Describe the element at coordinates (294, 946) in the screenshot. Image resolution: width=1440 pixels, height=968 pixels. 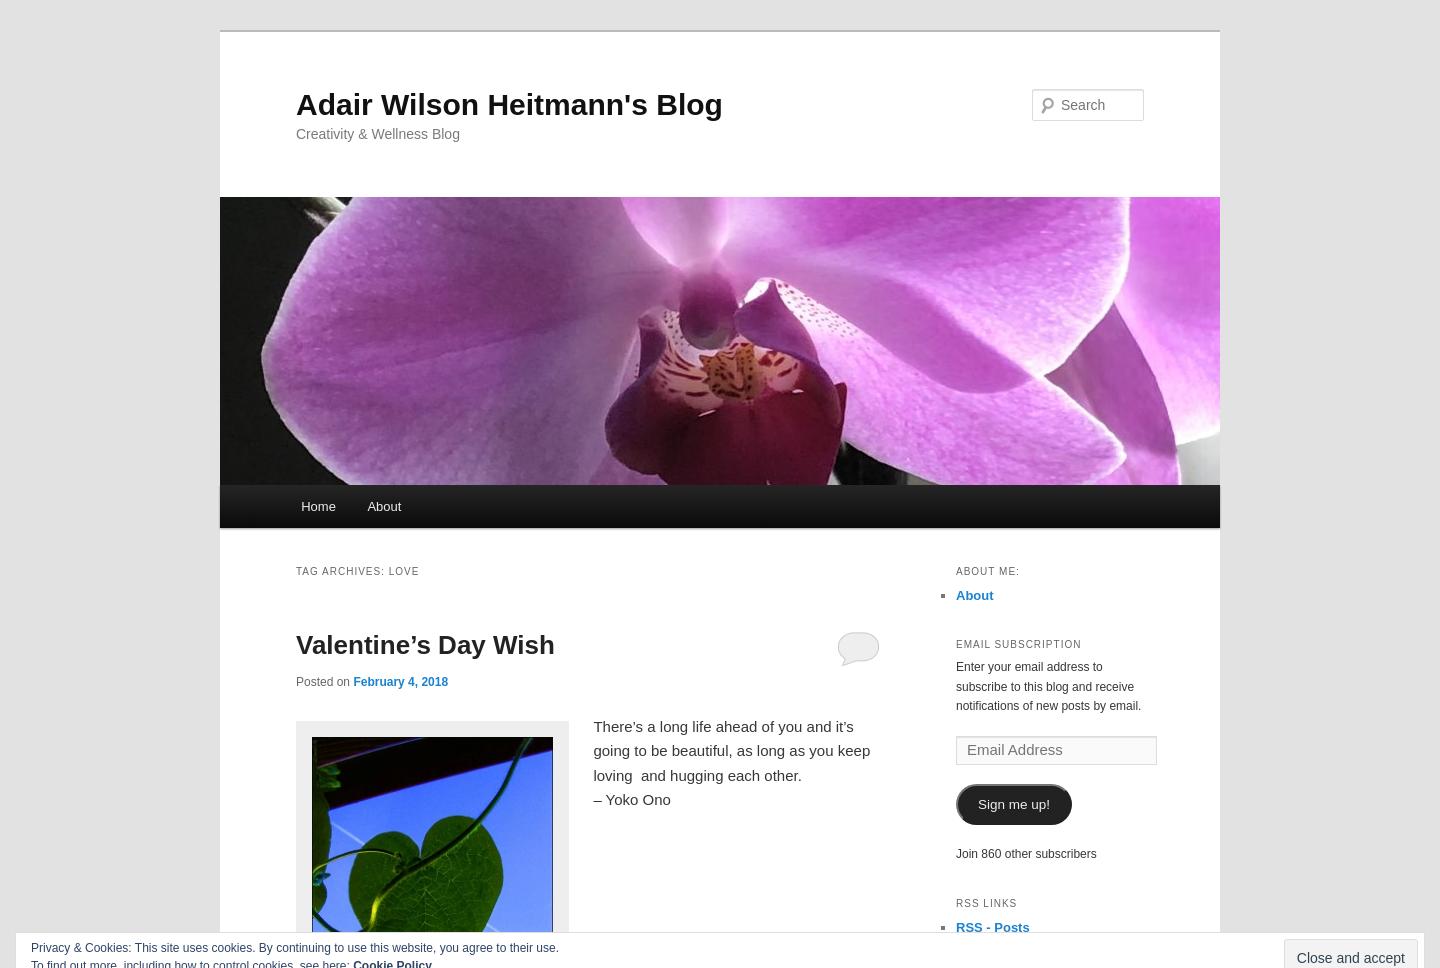
I see `'Privacy & Cookies: This site uses cookies. By continuing to use this website, you agree to their use.'` at that location.